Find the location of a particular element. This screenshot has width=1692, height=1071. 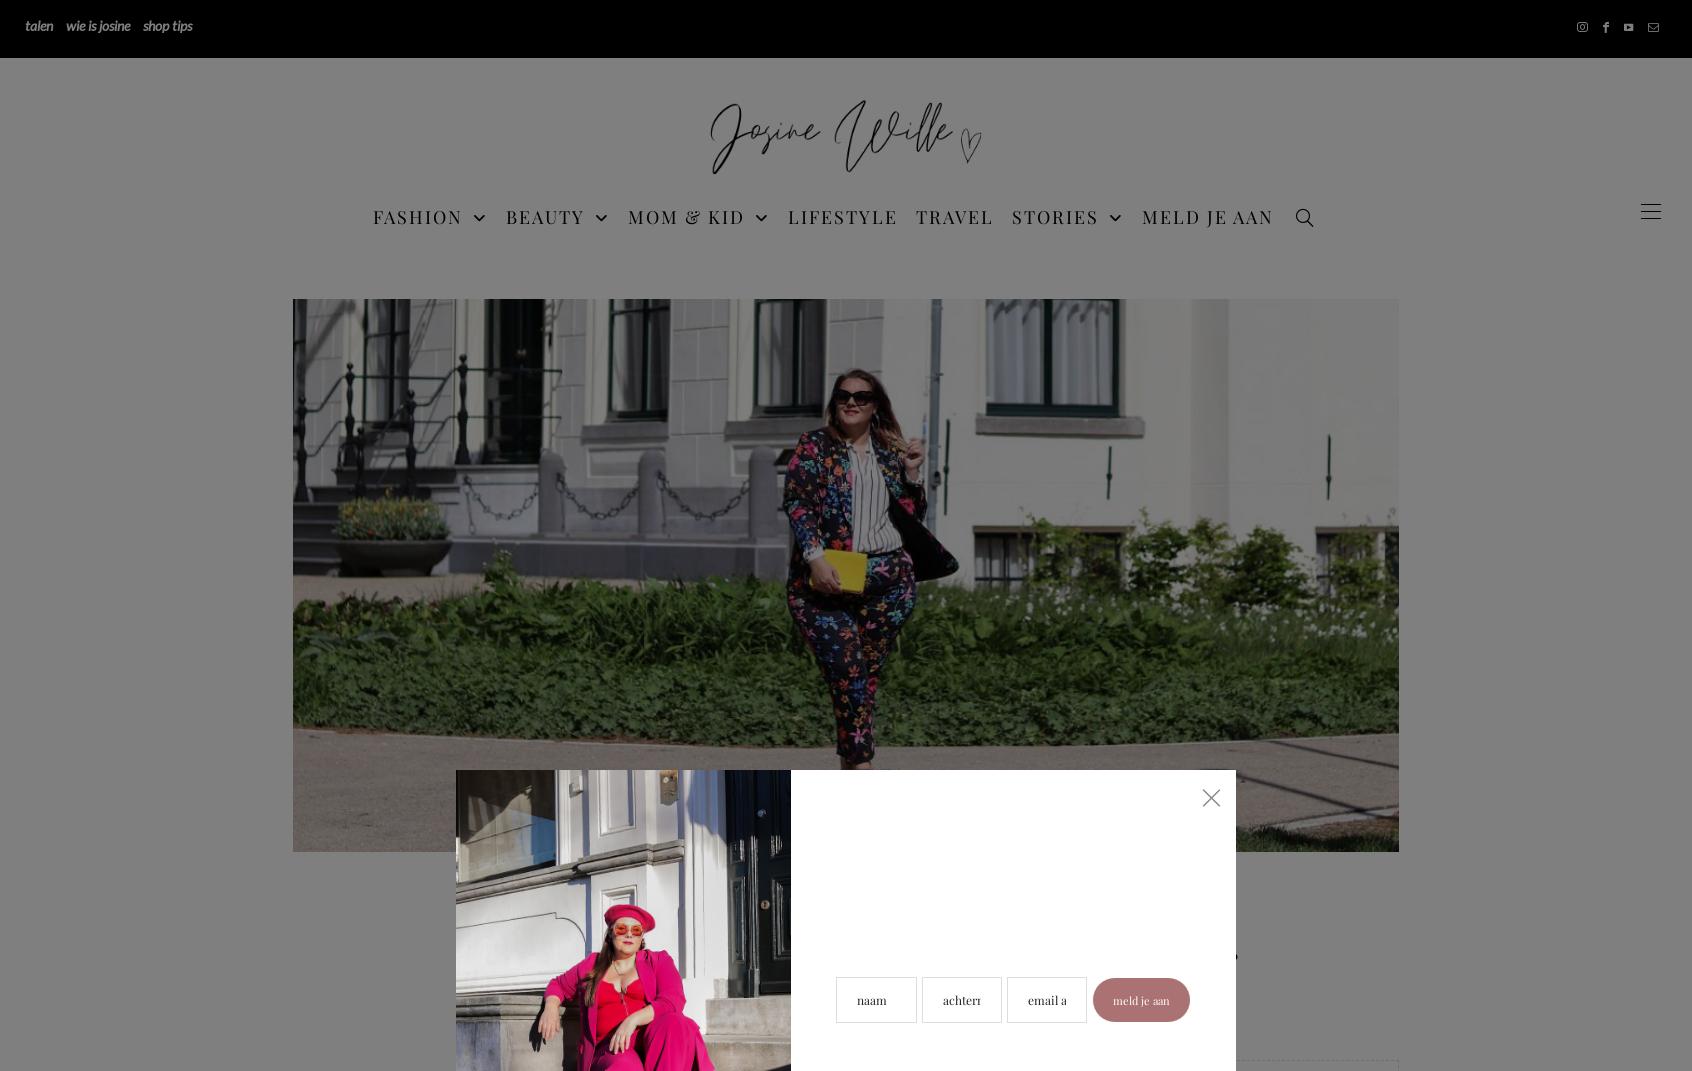

'ZWANGERSCHAP' is located at coordinates (1340, 447).